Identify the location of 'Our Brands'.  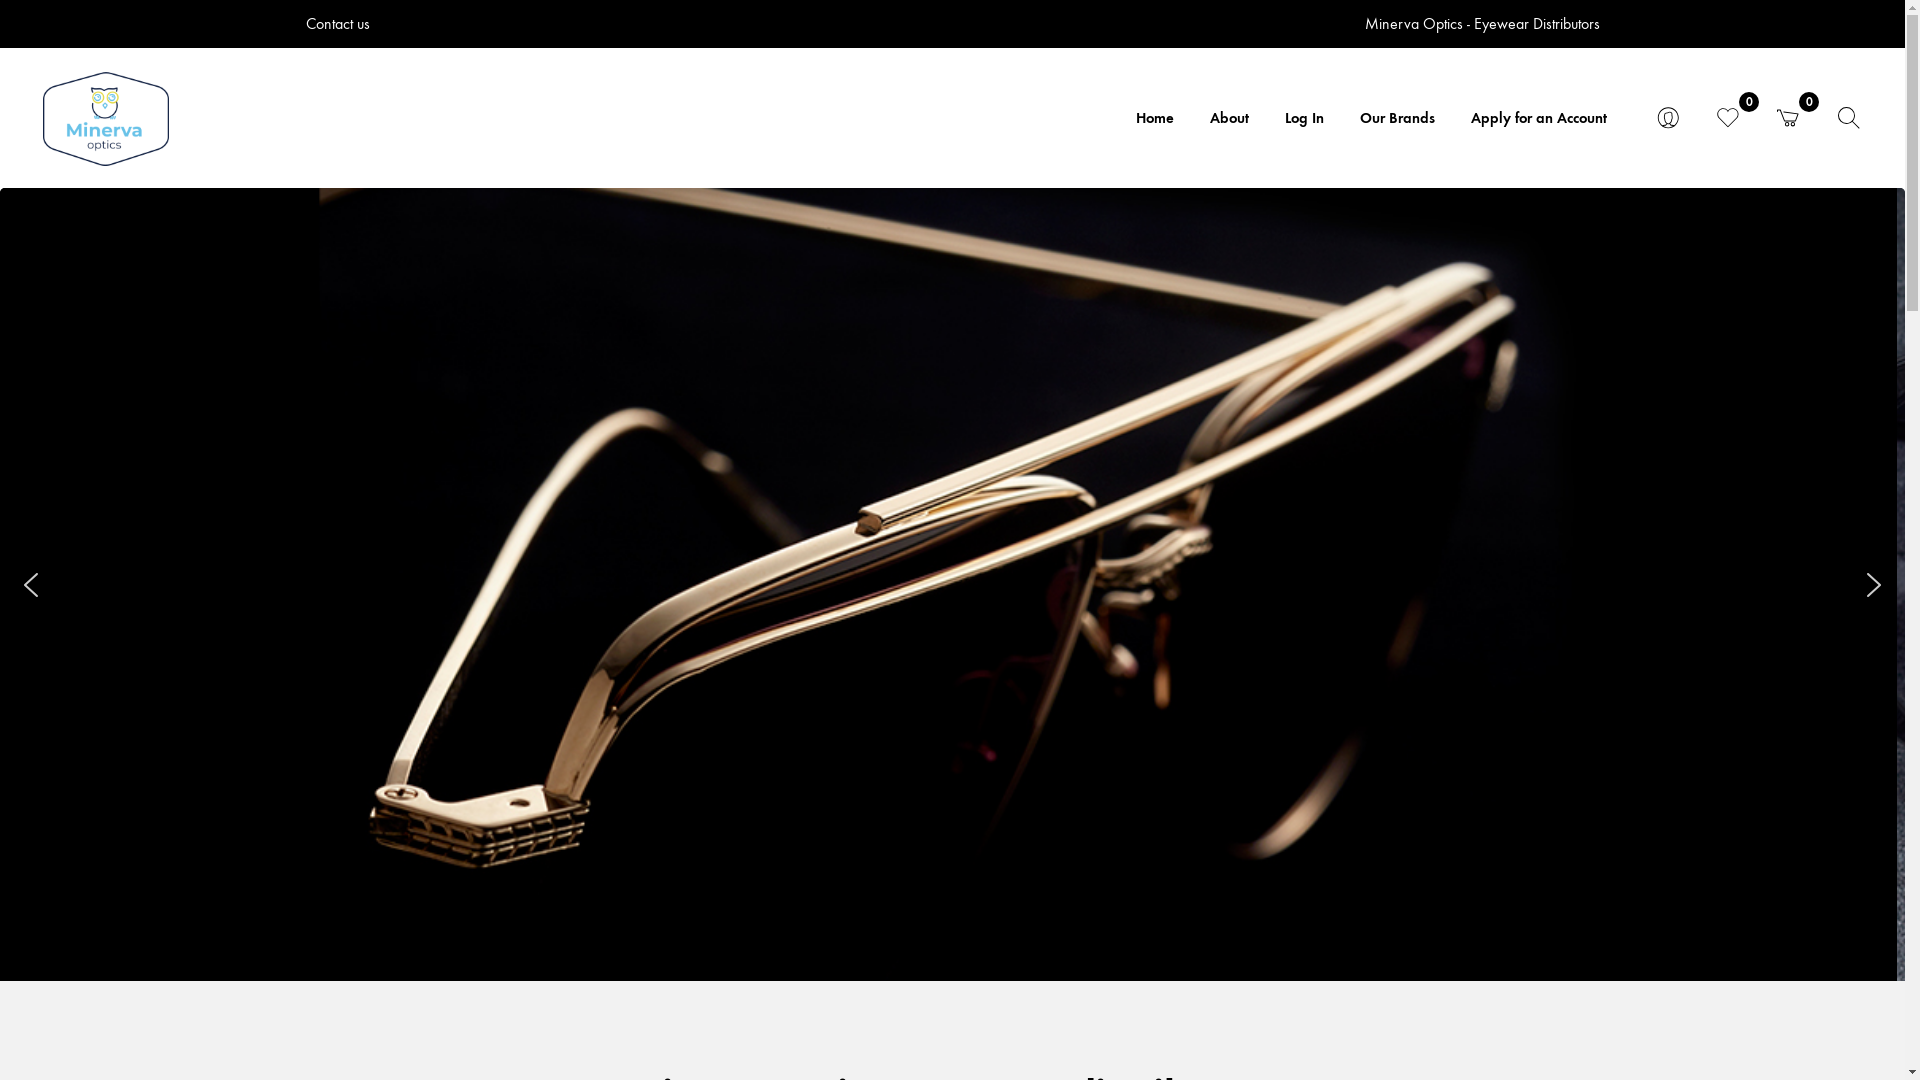
(1396, 119).